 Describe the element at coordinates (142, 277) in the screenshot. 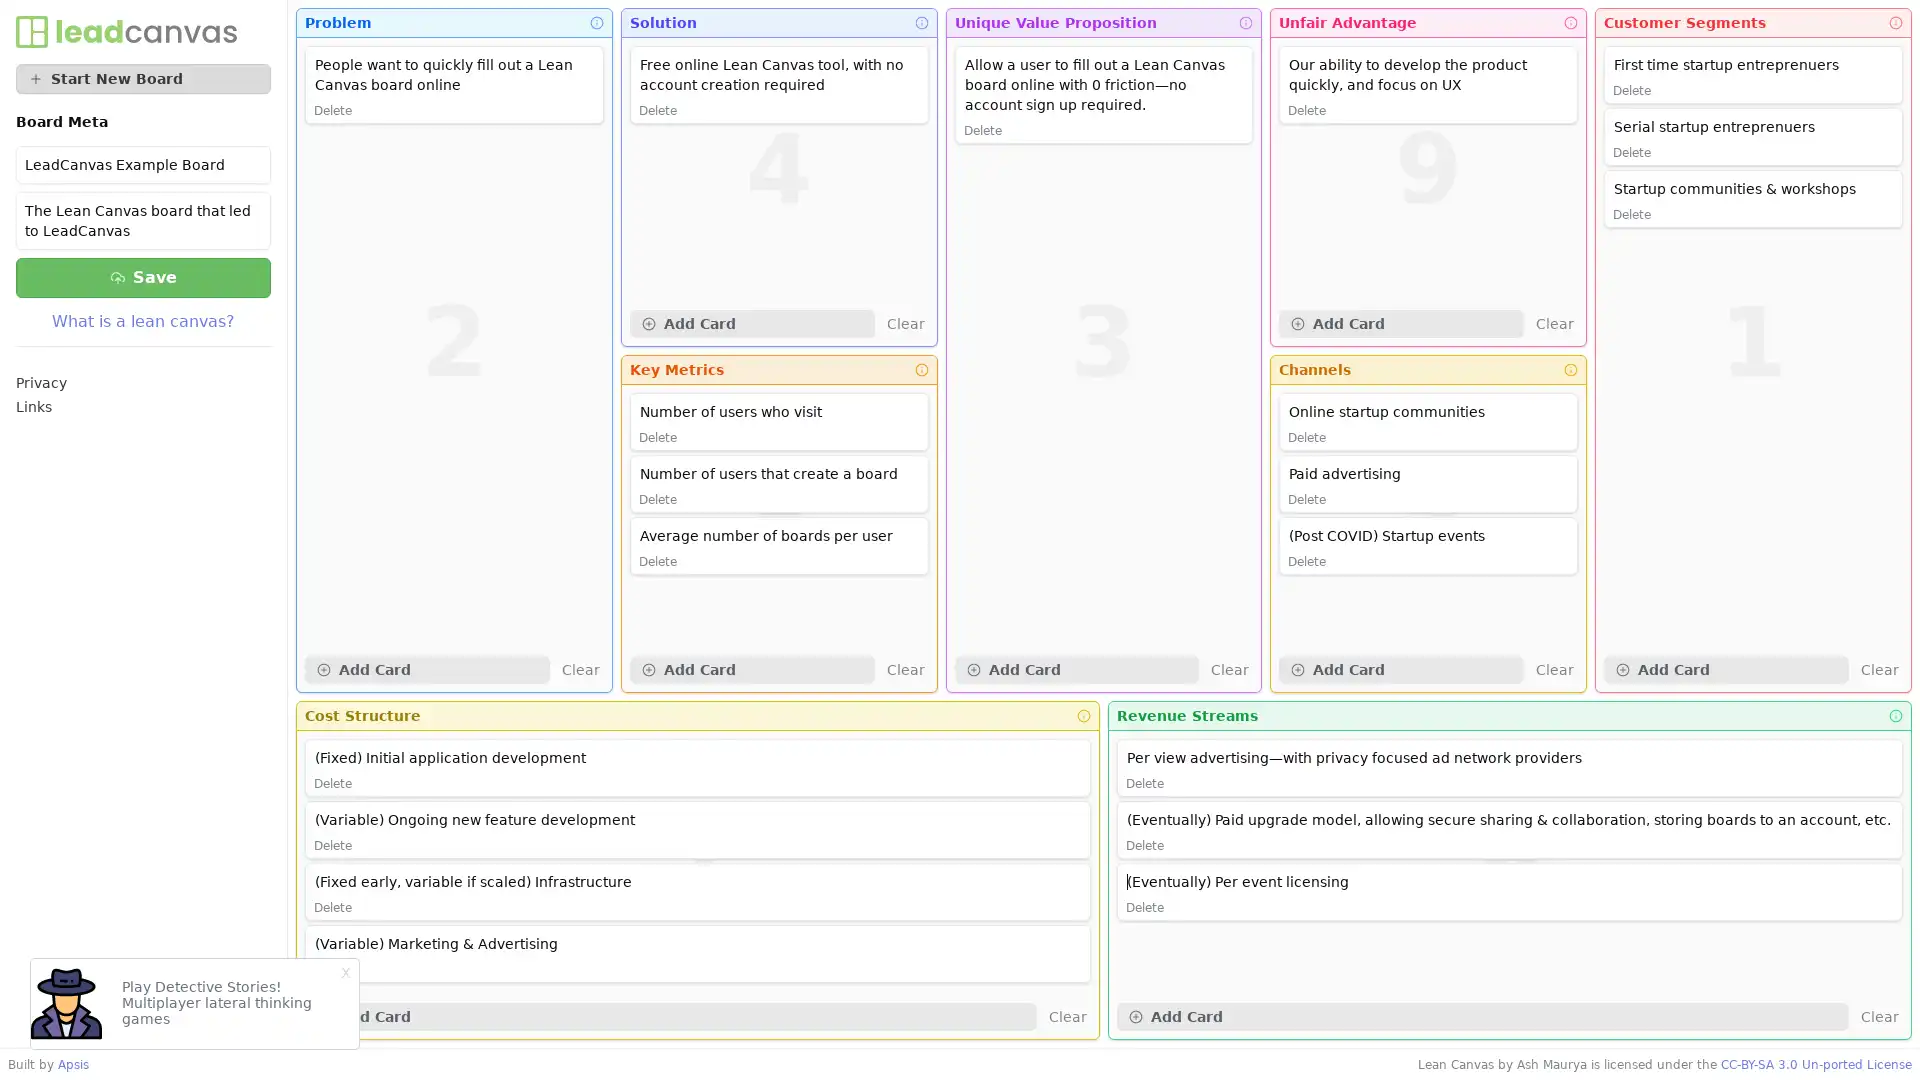

I see `Save` at that location.